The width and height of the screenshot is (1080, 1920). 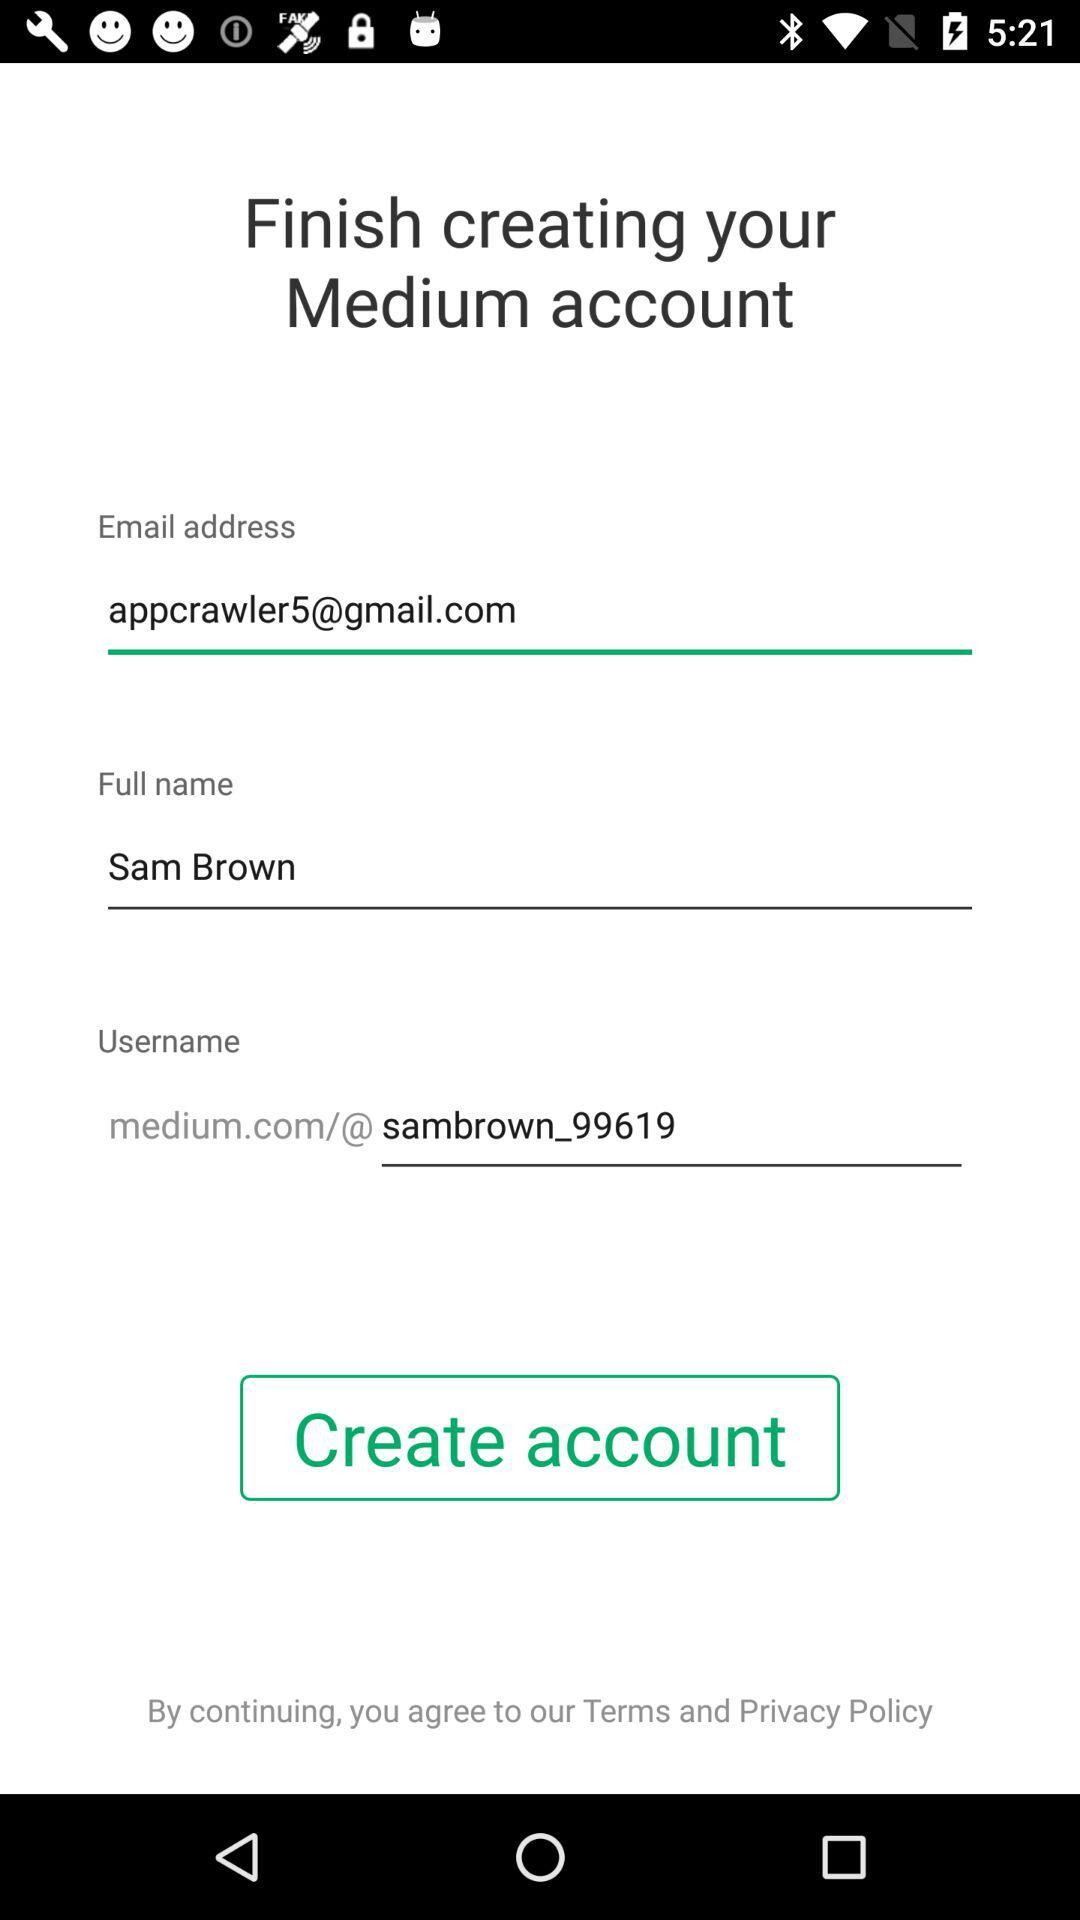 What do you see at coordinates (540, 608) in the screenshot?
I see `appcrawler5@gmail.com` at bounding box center [540, 608].